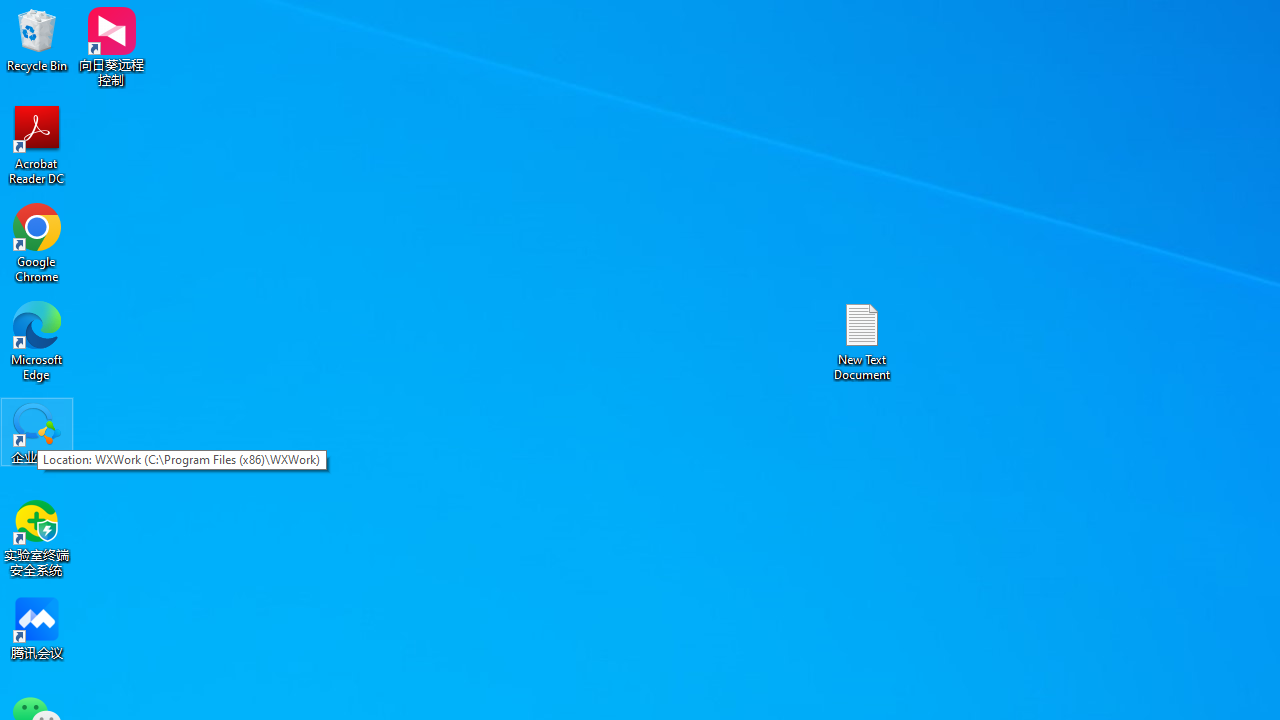  What do you see at coordinates (37, 242) in the screenshot?
I see `'Google Chrome'` at bounding box center [37, 242].